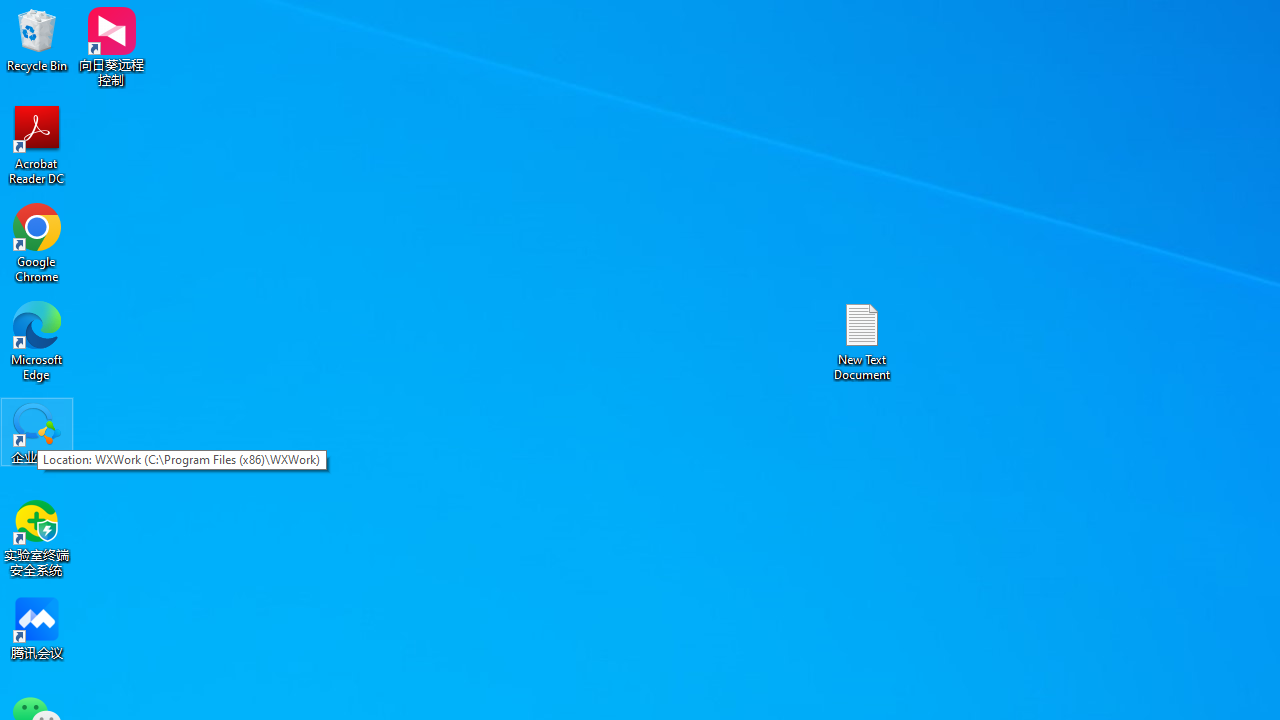  What do you see at coordinates (37, 242) in the screenshot?
I see `'Google Chrome'` at bounding box center [37, 242].